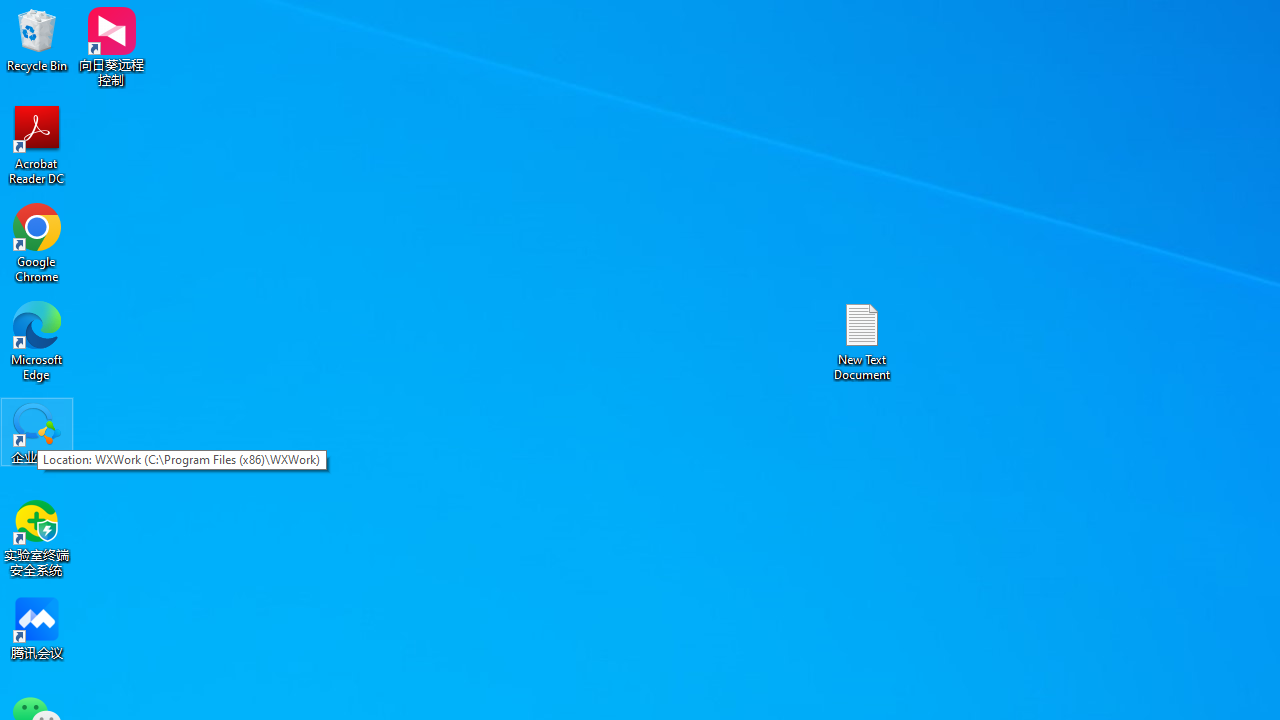  What do you see at coordinates (37, 242) in the screenshot?
I see `'Google Chrome'` at bounding box center [37, 242].